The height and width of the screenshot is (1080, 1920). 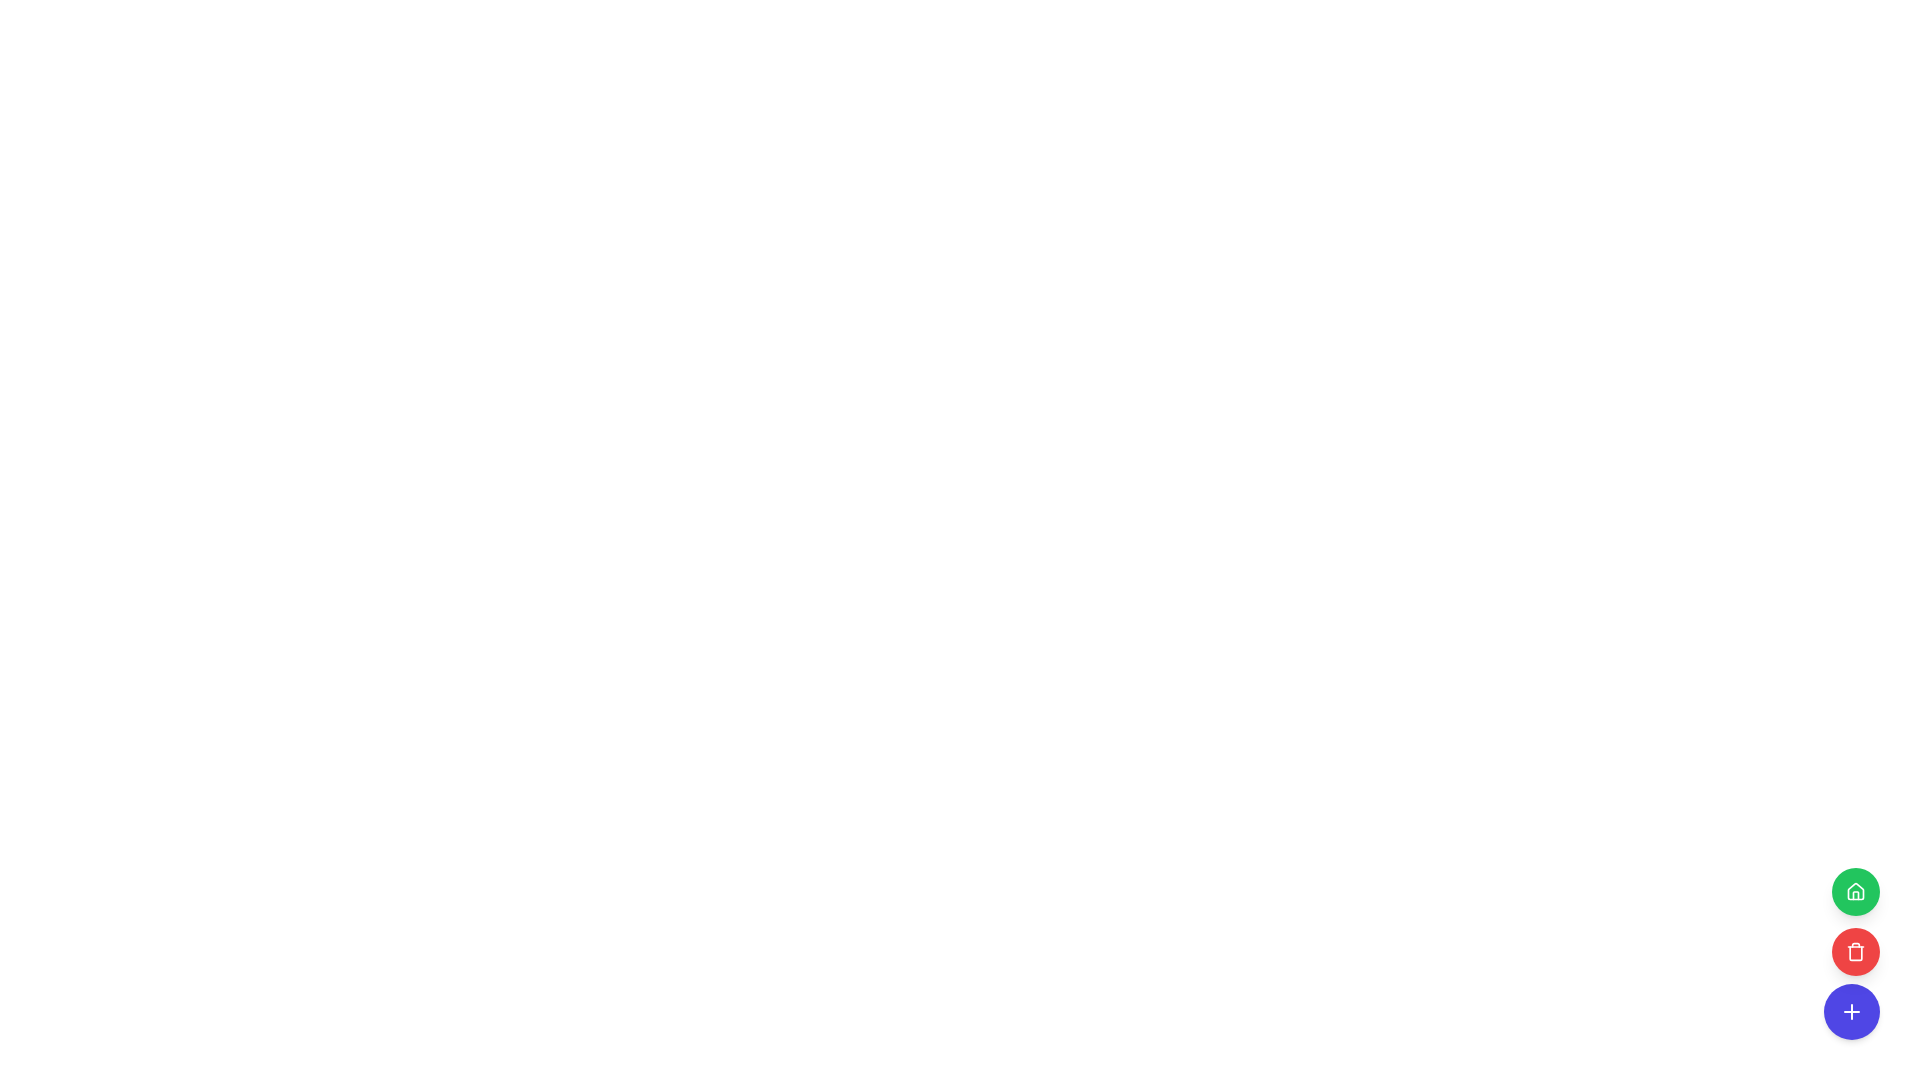 What do you see at coordinates (1855, 951) in the screenshot?
I see `the trash can icon outlined in white, which is contained within a small red circular button located in the bottom-right quadrant of the interface` at bounding box center [1855, 951].